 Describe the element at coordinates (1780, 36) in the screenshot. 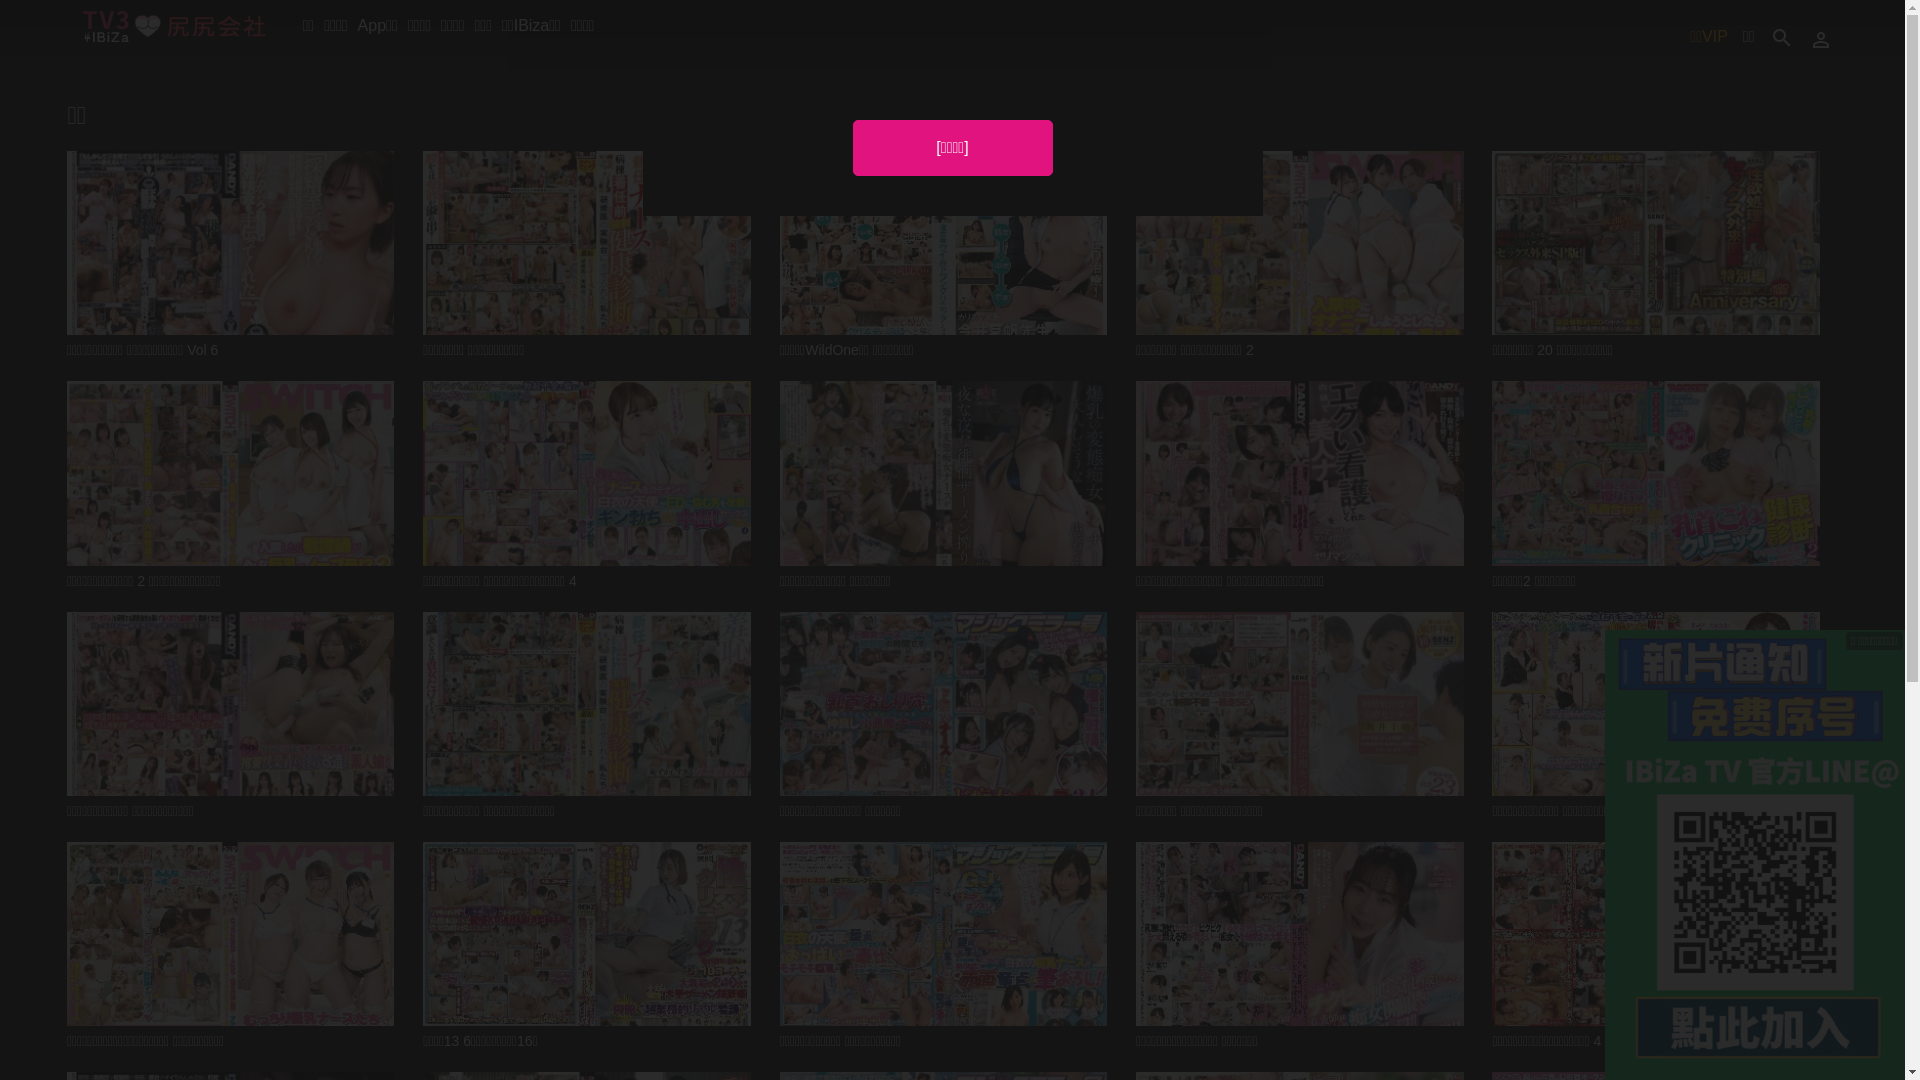

I see `'search'` at that location.